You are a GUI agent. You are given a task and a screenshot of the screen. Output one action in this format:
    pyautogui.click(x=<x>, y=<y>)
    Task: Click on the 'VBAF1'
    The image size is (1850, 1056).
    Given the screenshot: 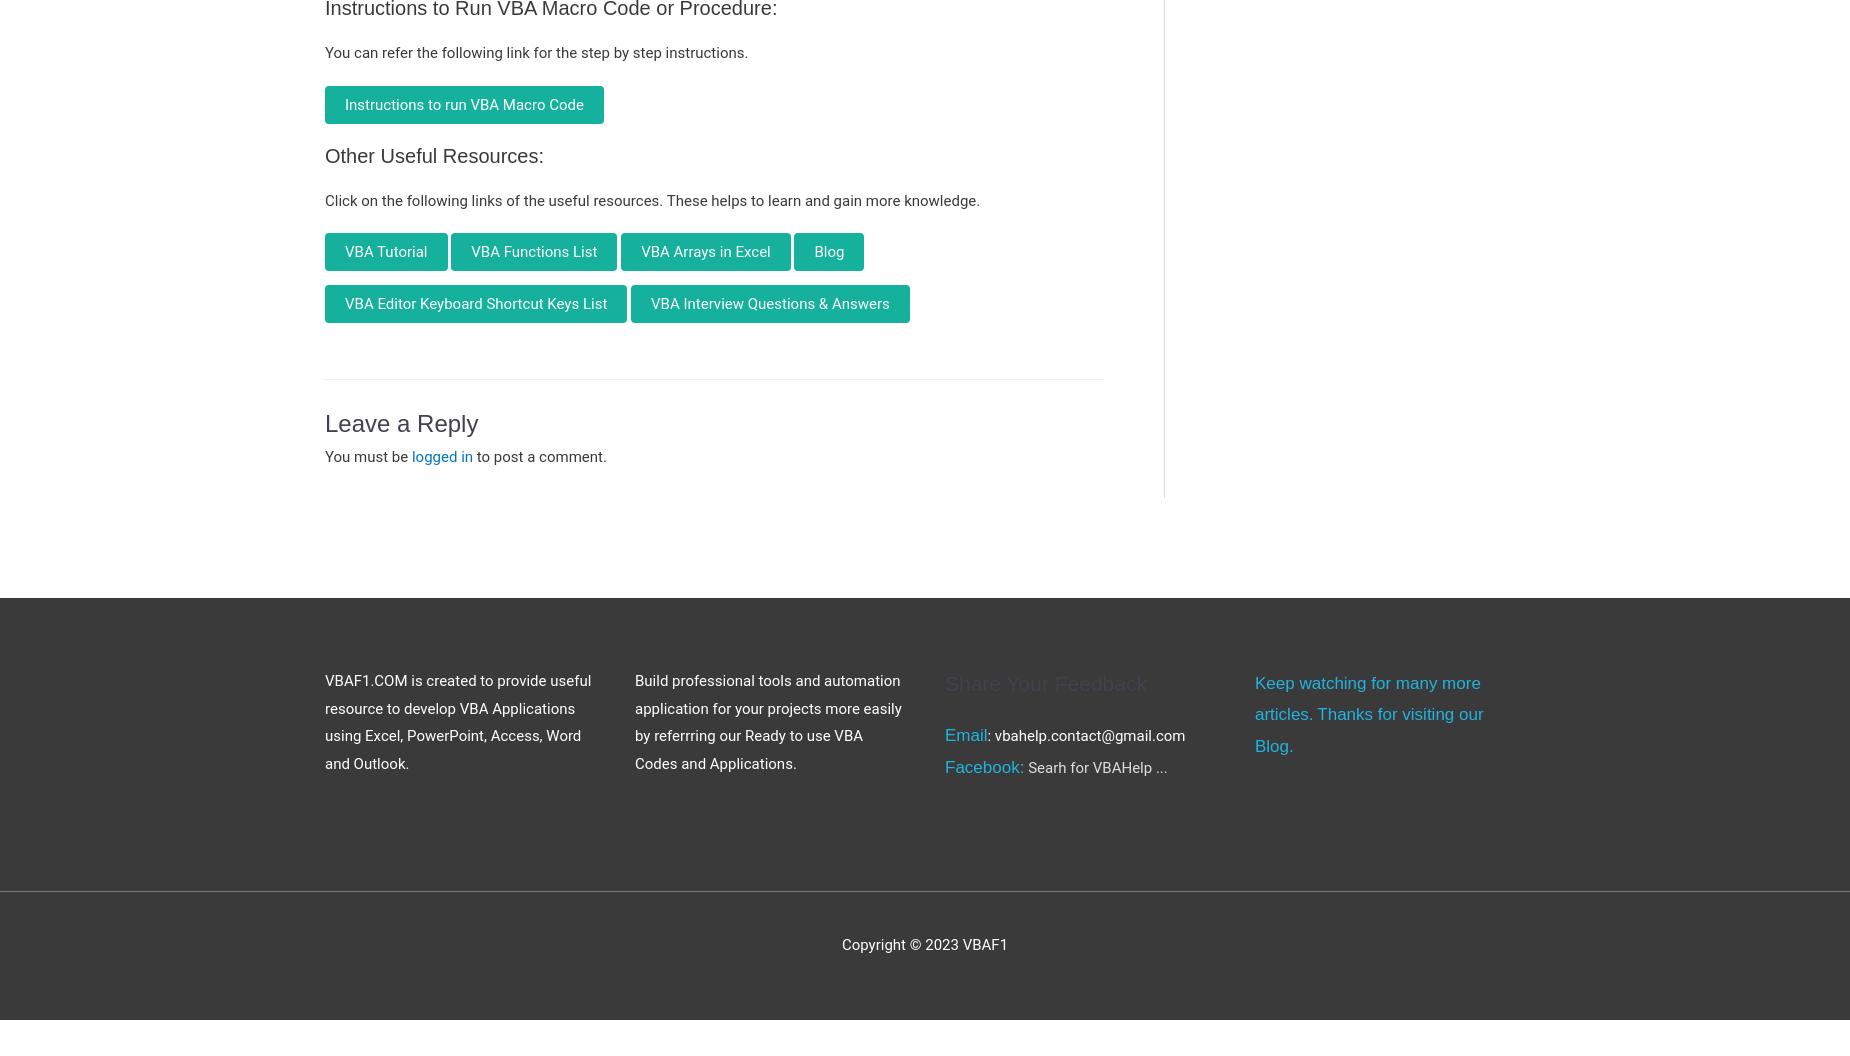 What is the action you would take?
    pyautogui.click(x=983, y=945)
    